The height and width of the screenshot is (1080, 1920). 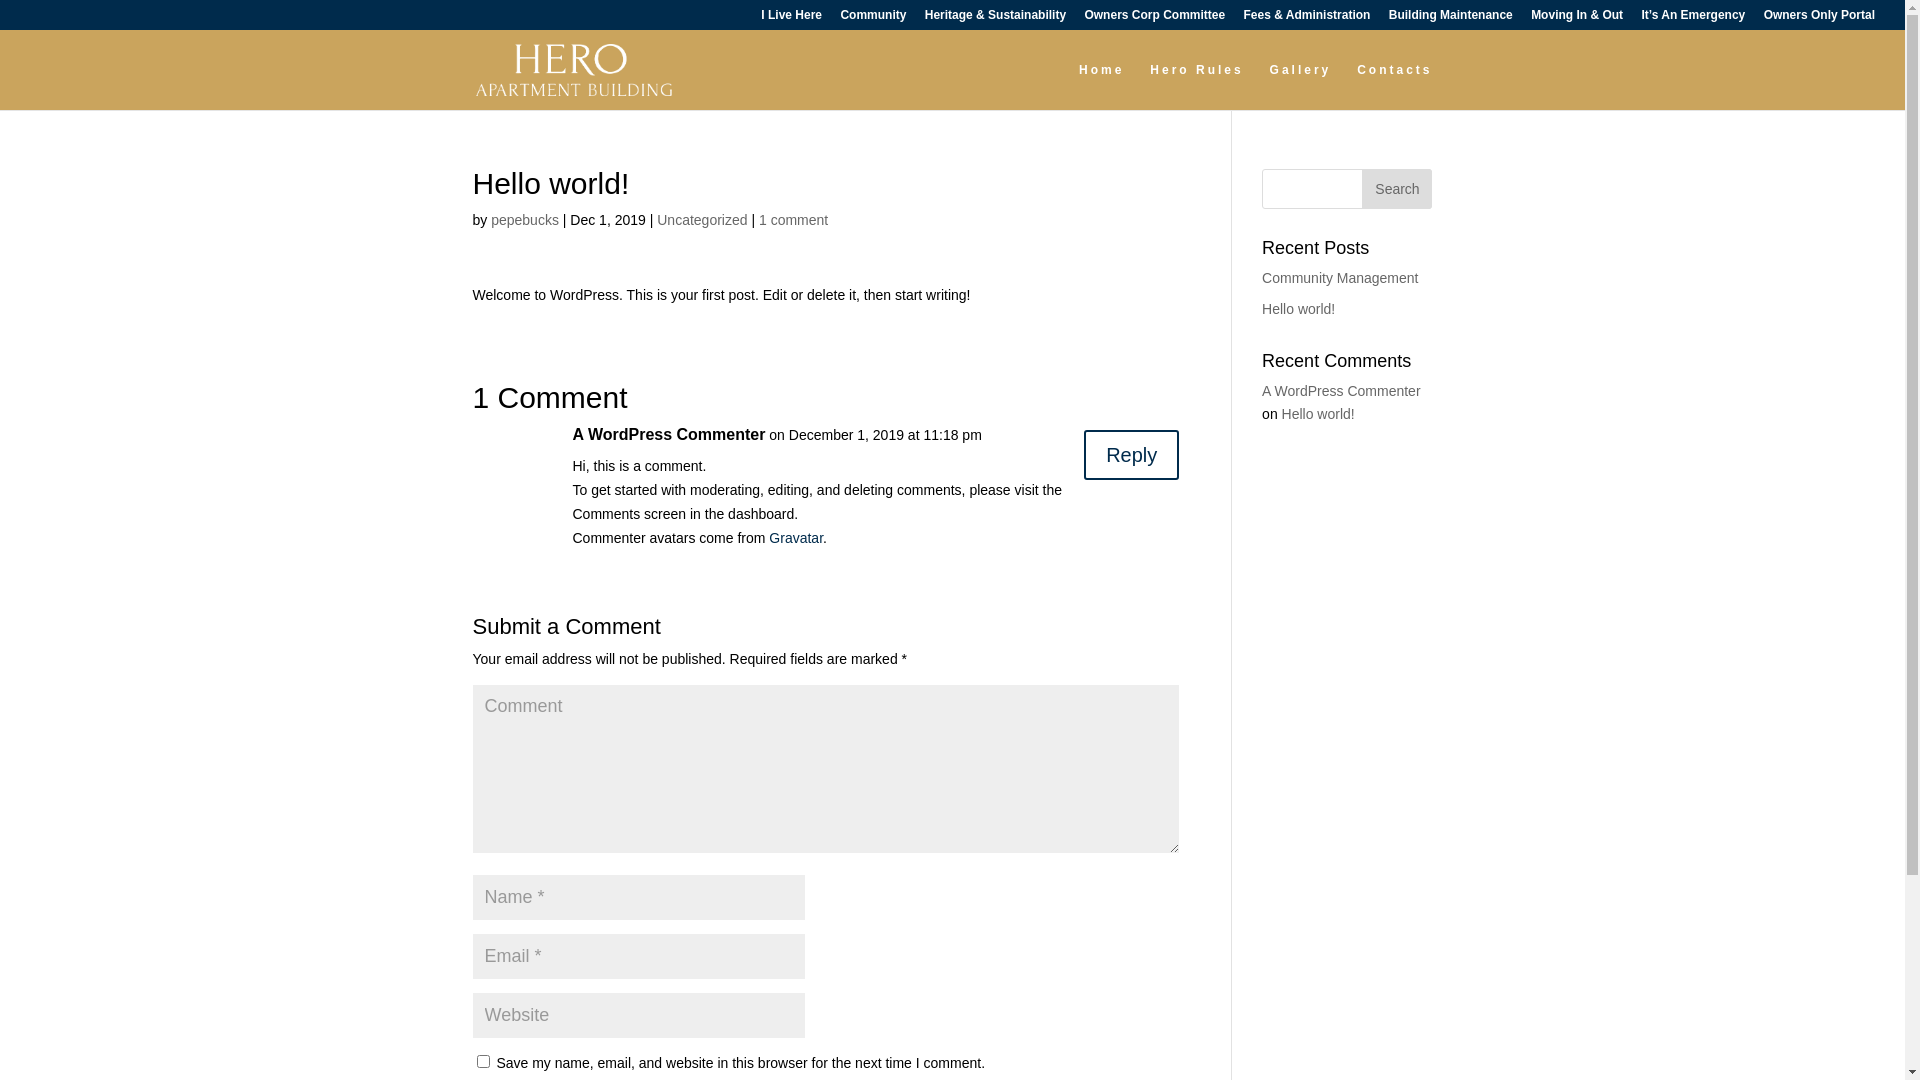 I want to click on 'I Live Here', so click(x=790, y=19).